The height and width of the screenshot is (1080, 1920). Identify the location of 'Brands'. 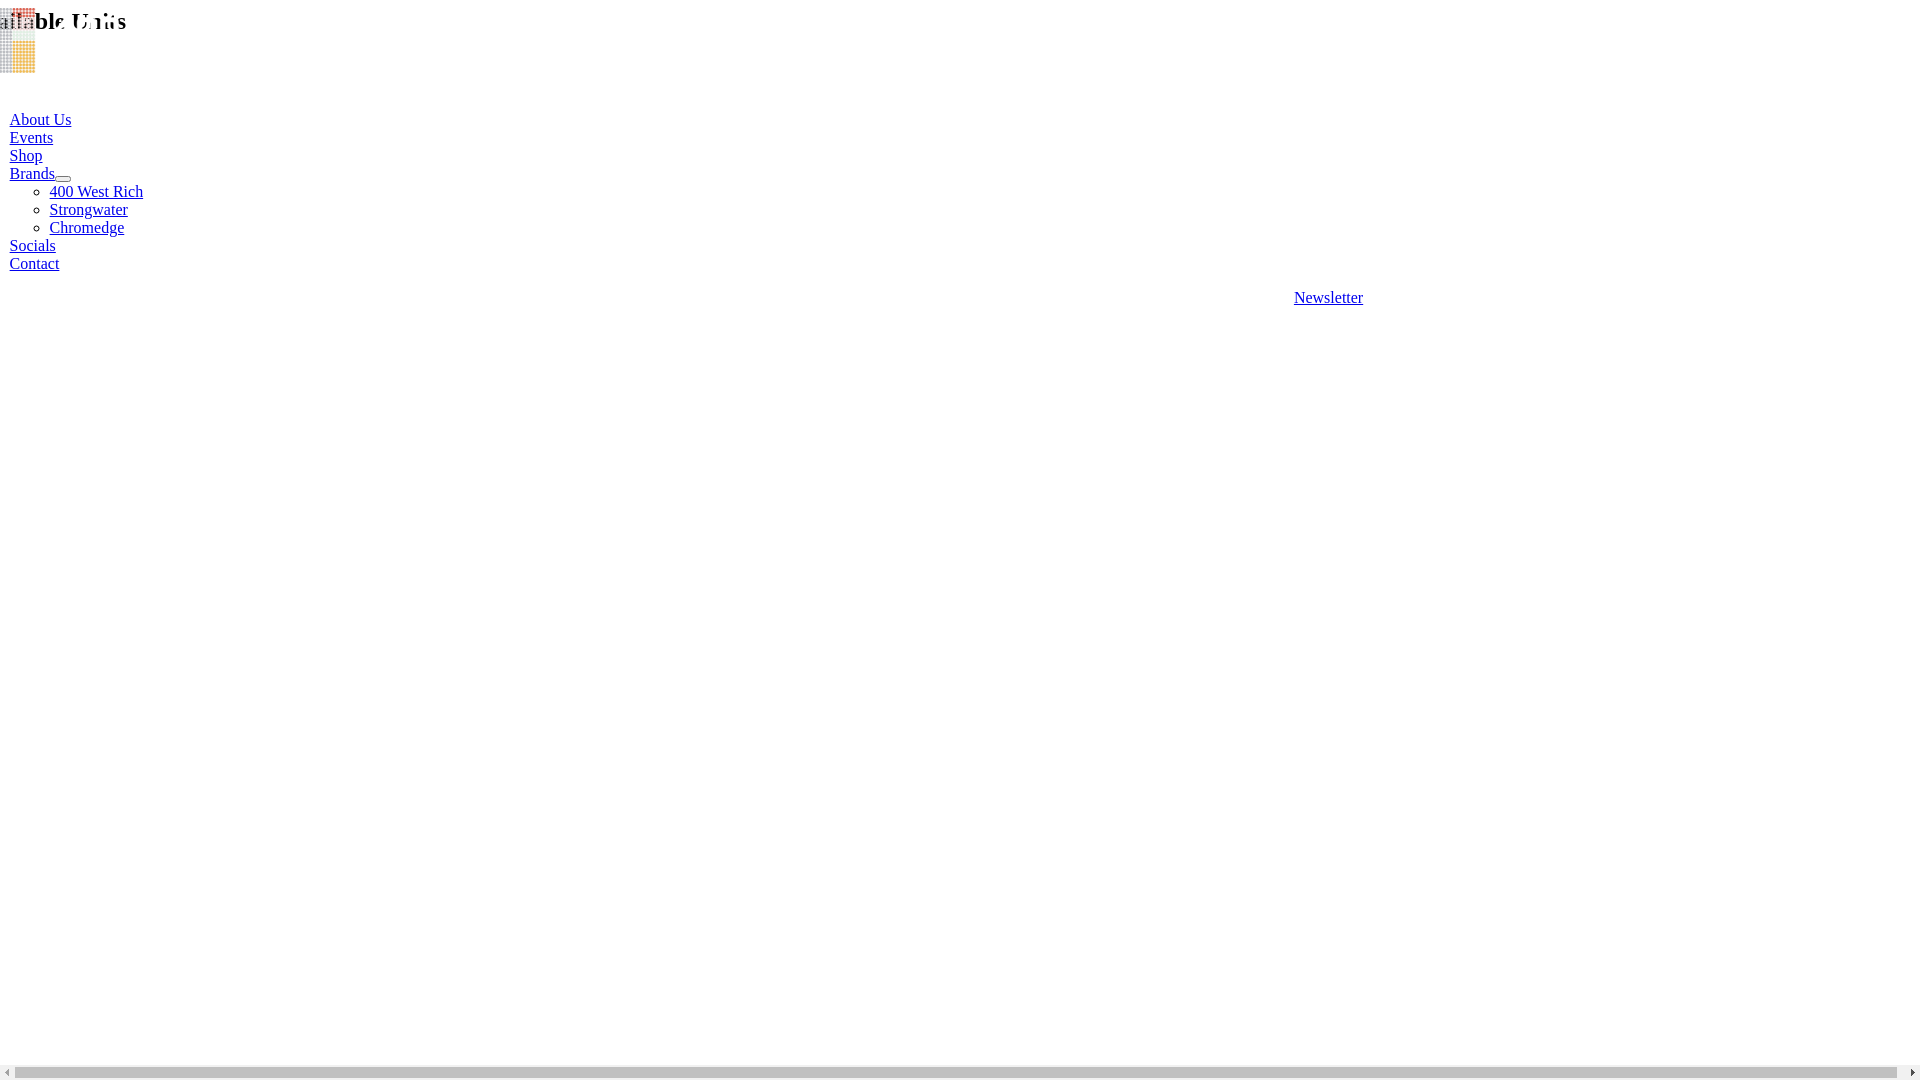
(32, 172).